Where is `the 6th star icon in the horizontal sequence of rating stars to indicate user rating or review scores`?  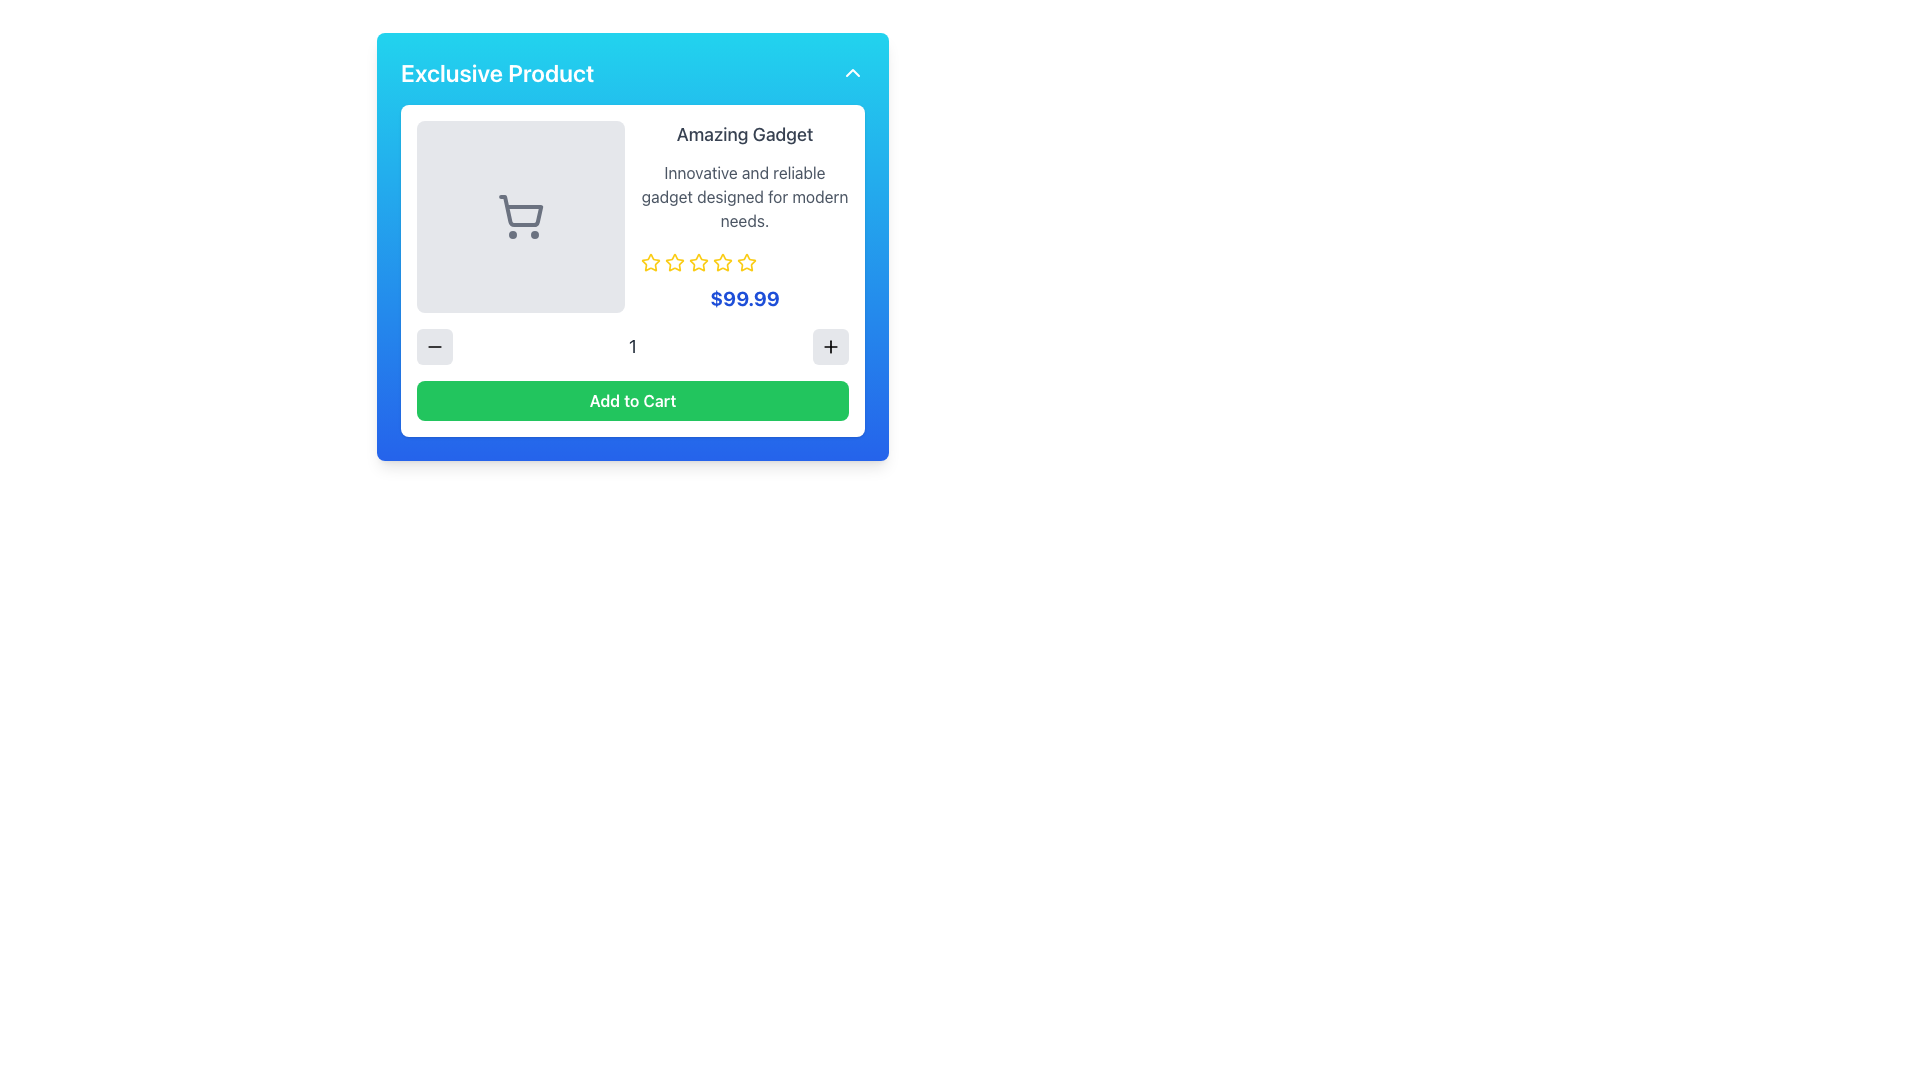 the 6th star icon in the horizontal sequence of rating stars to indicate user rating or review scores is located at coordinates (746, 261).